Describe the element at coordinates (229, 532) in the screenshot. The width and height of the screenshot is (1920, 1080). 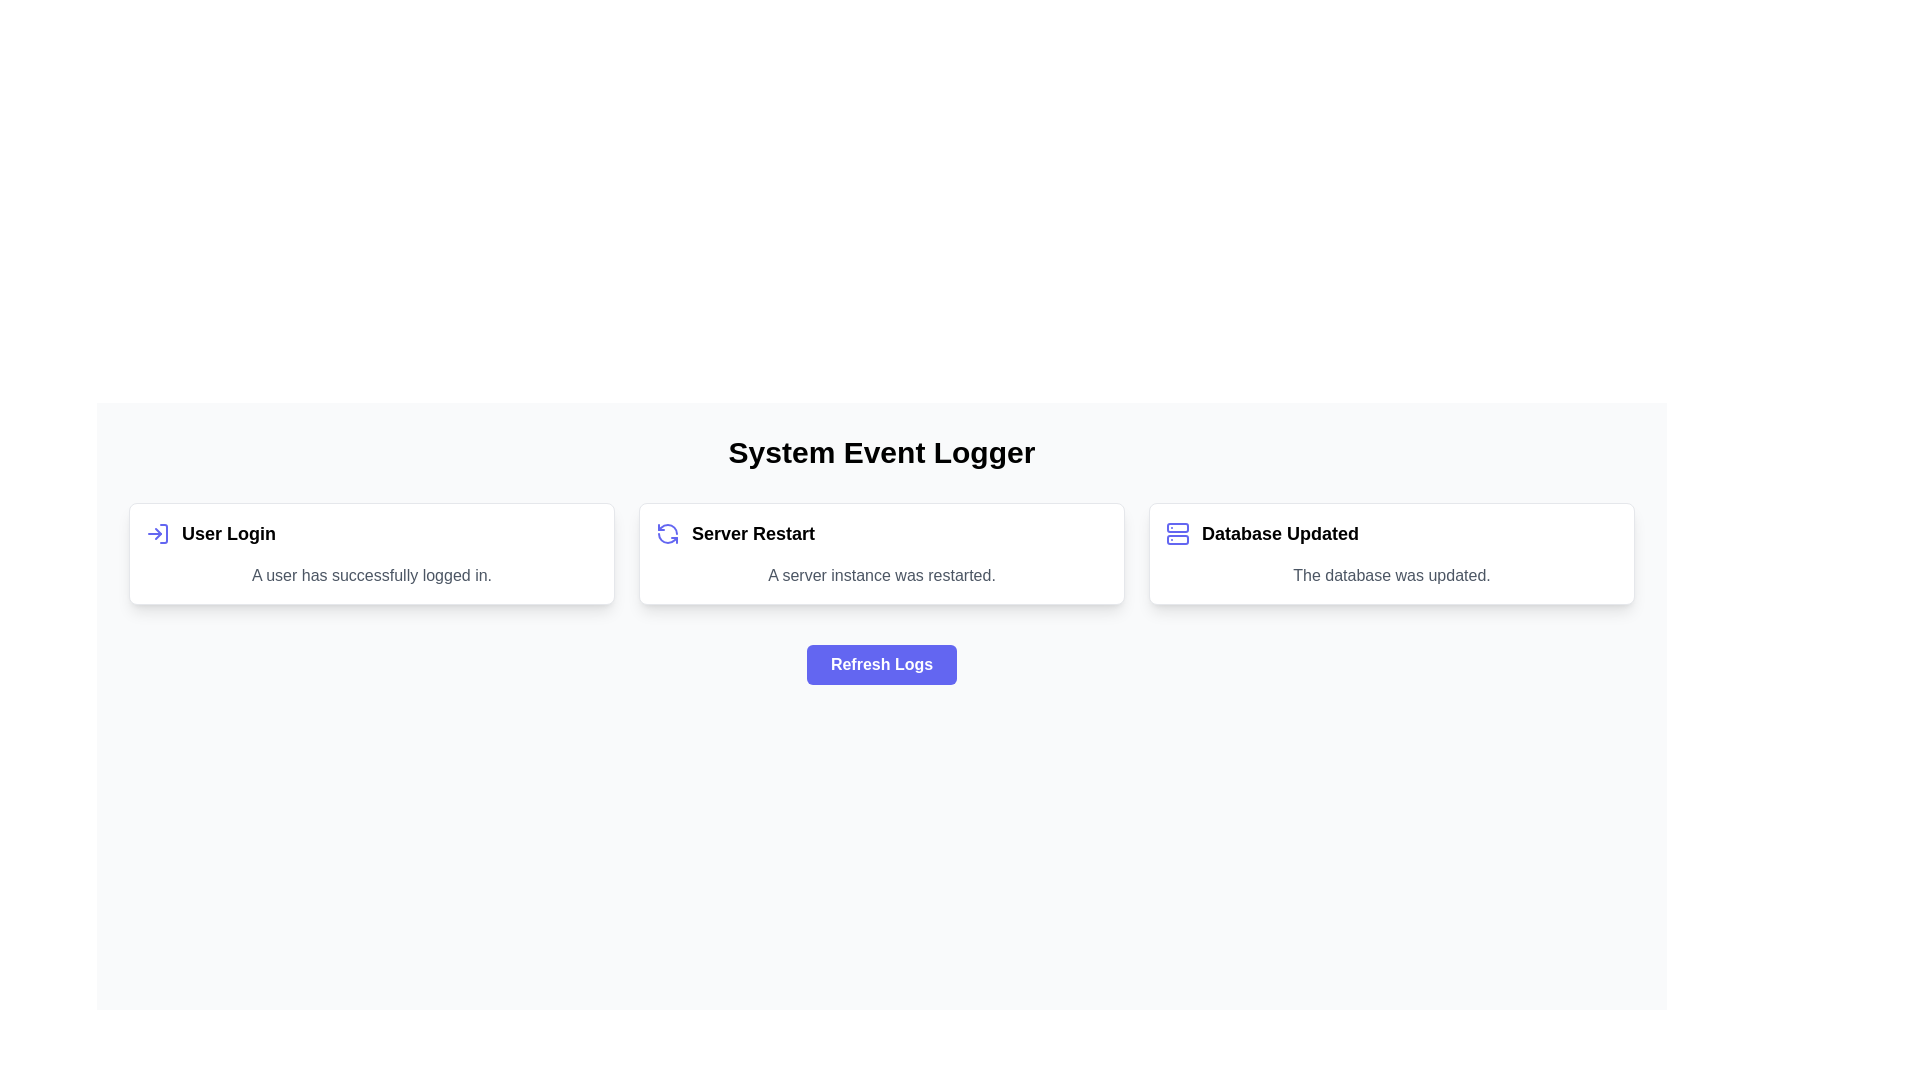
I see `the 'User Login' text label, which is bold and large, positioned to the right of the login icon in the top-left card of the layout` at that location.